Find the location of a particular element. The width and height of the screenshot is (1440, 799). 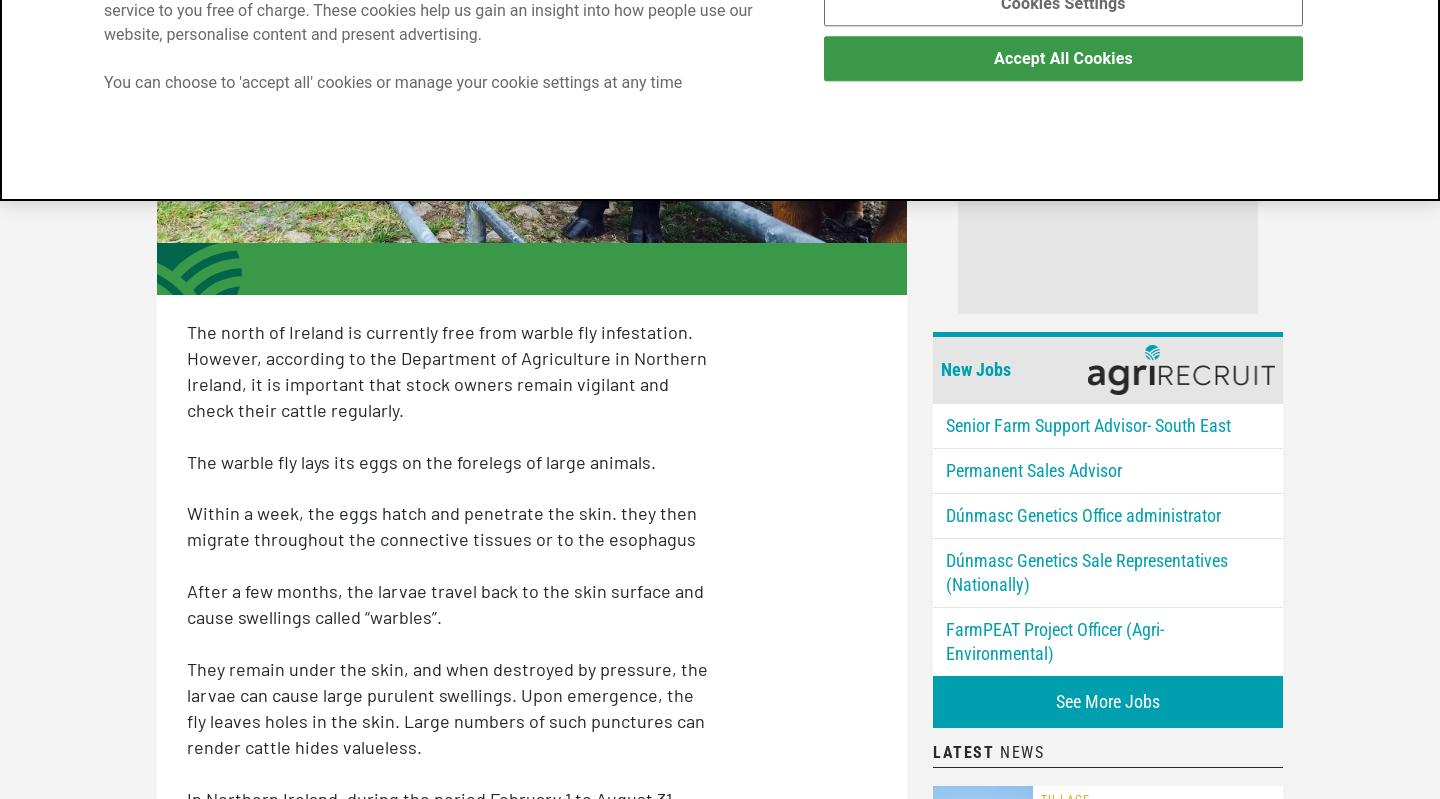

'FarmPEAT Project Officer (Agri-Environmental)' is located at coordinates (1054, 640).